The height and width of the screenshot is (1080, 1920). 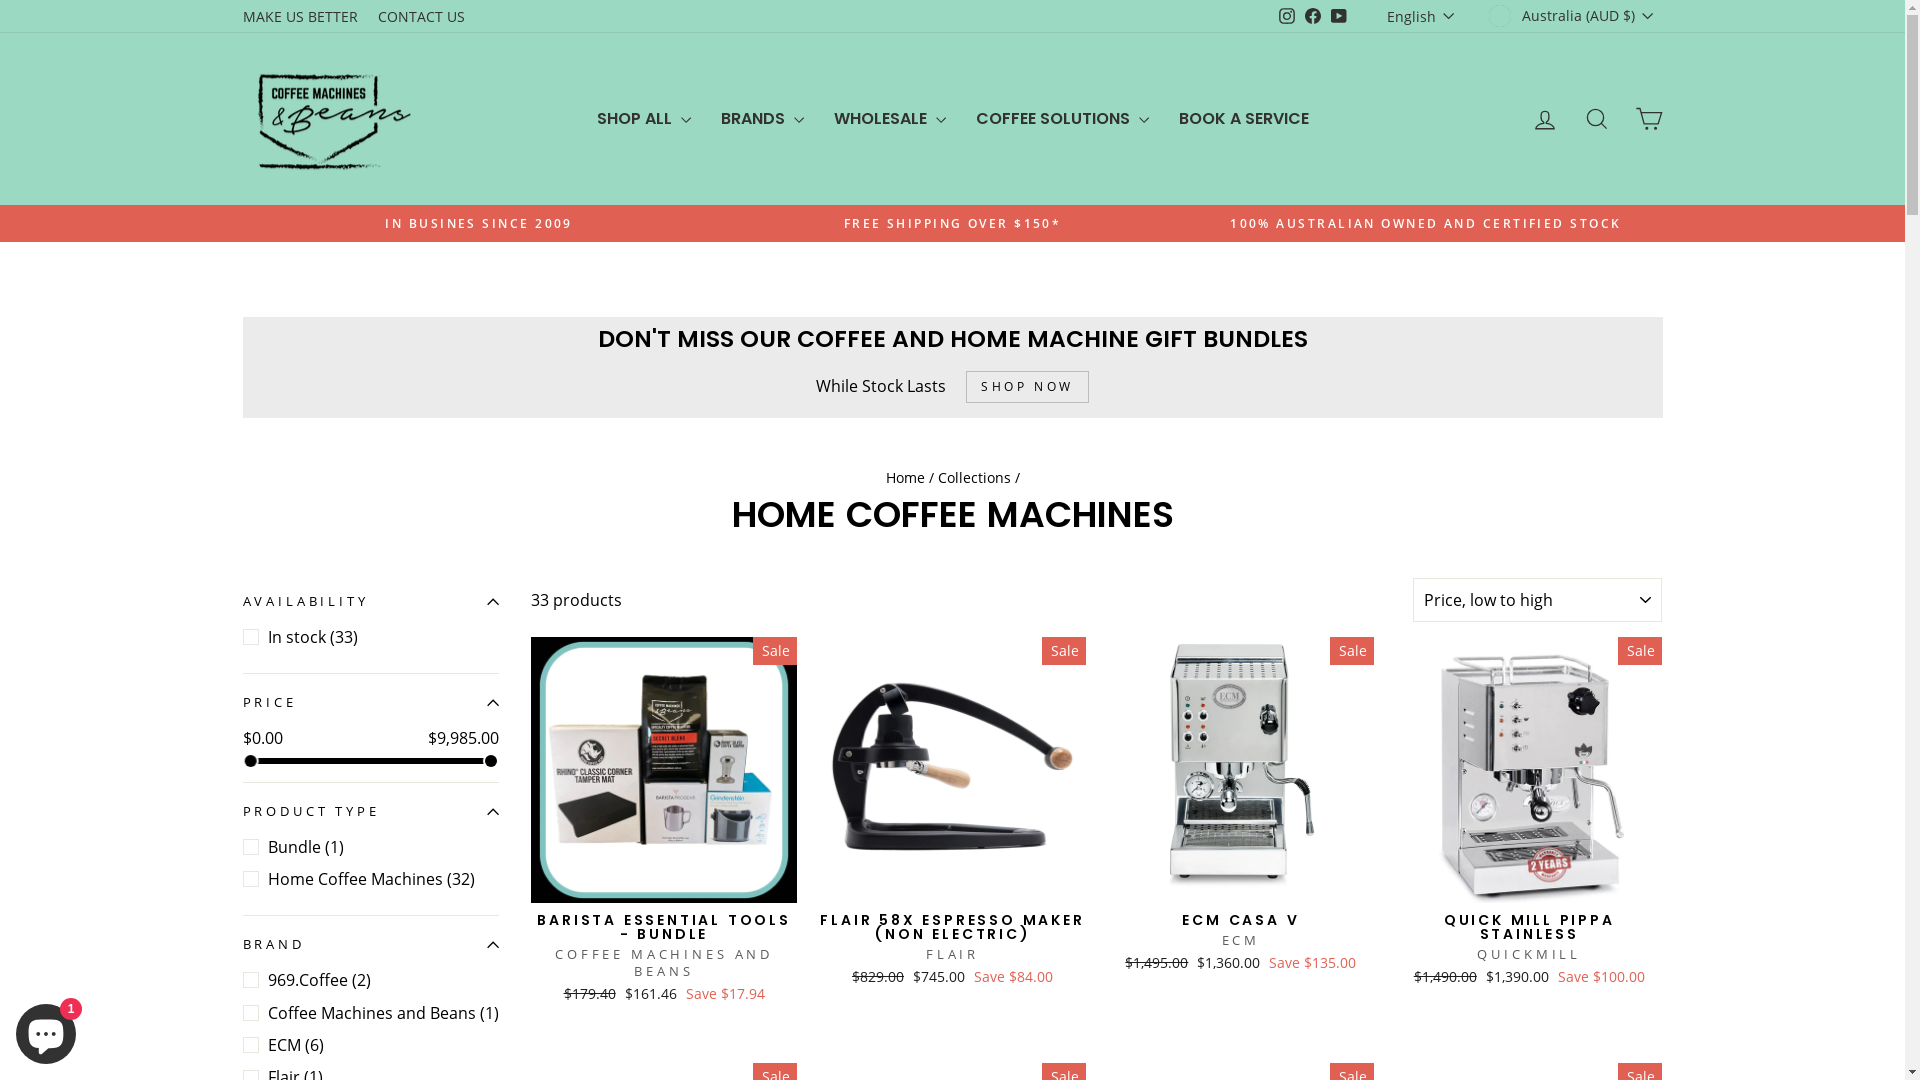 What do you see at coordinates (1313, 16) in the screenshot?
I see `'Facebook'` at bounding box center [1313, 16].